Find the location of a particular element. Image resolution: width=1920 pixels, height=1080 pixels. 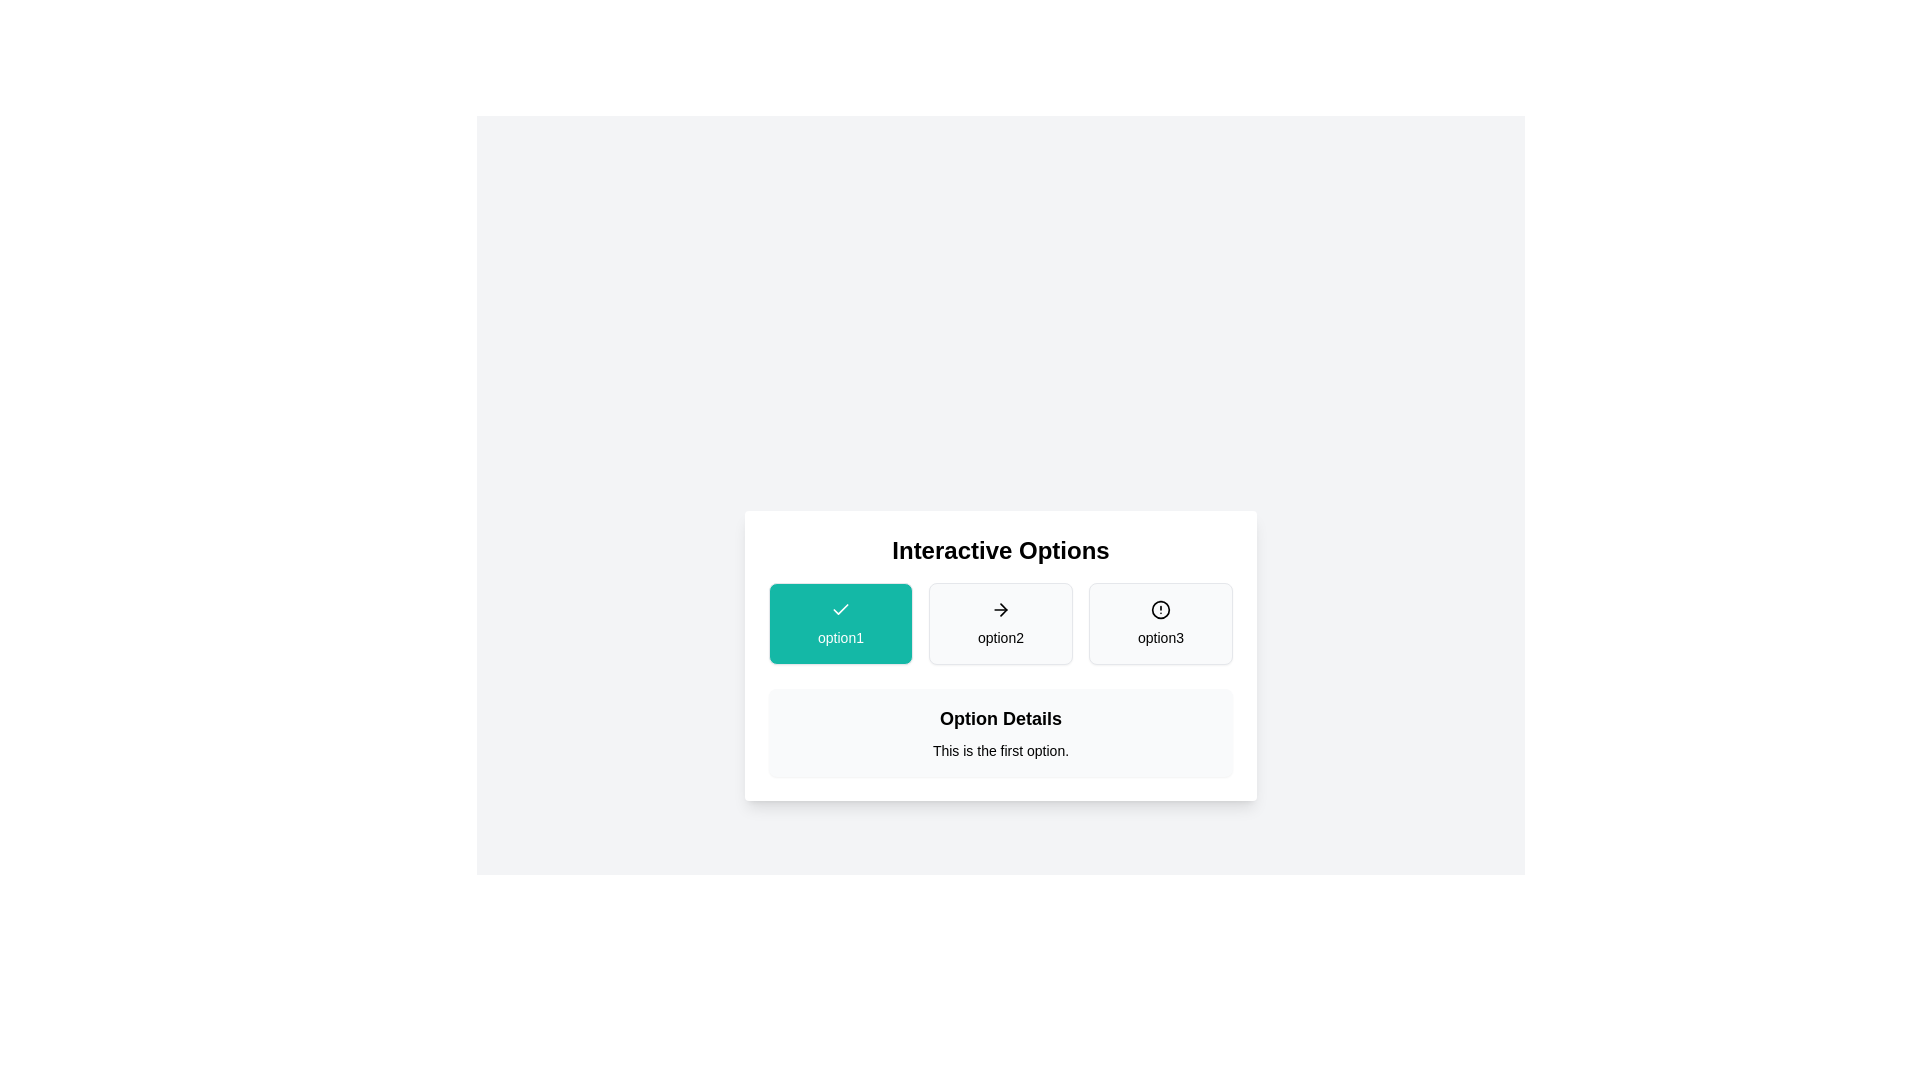

the bold text label 'Option Details' which is prominently displayed as a heading above the sibling text 'This is the first option.' is located at coordinates (1001, 717).